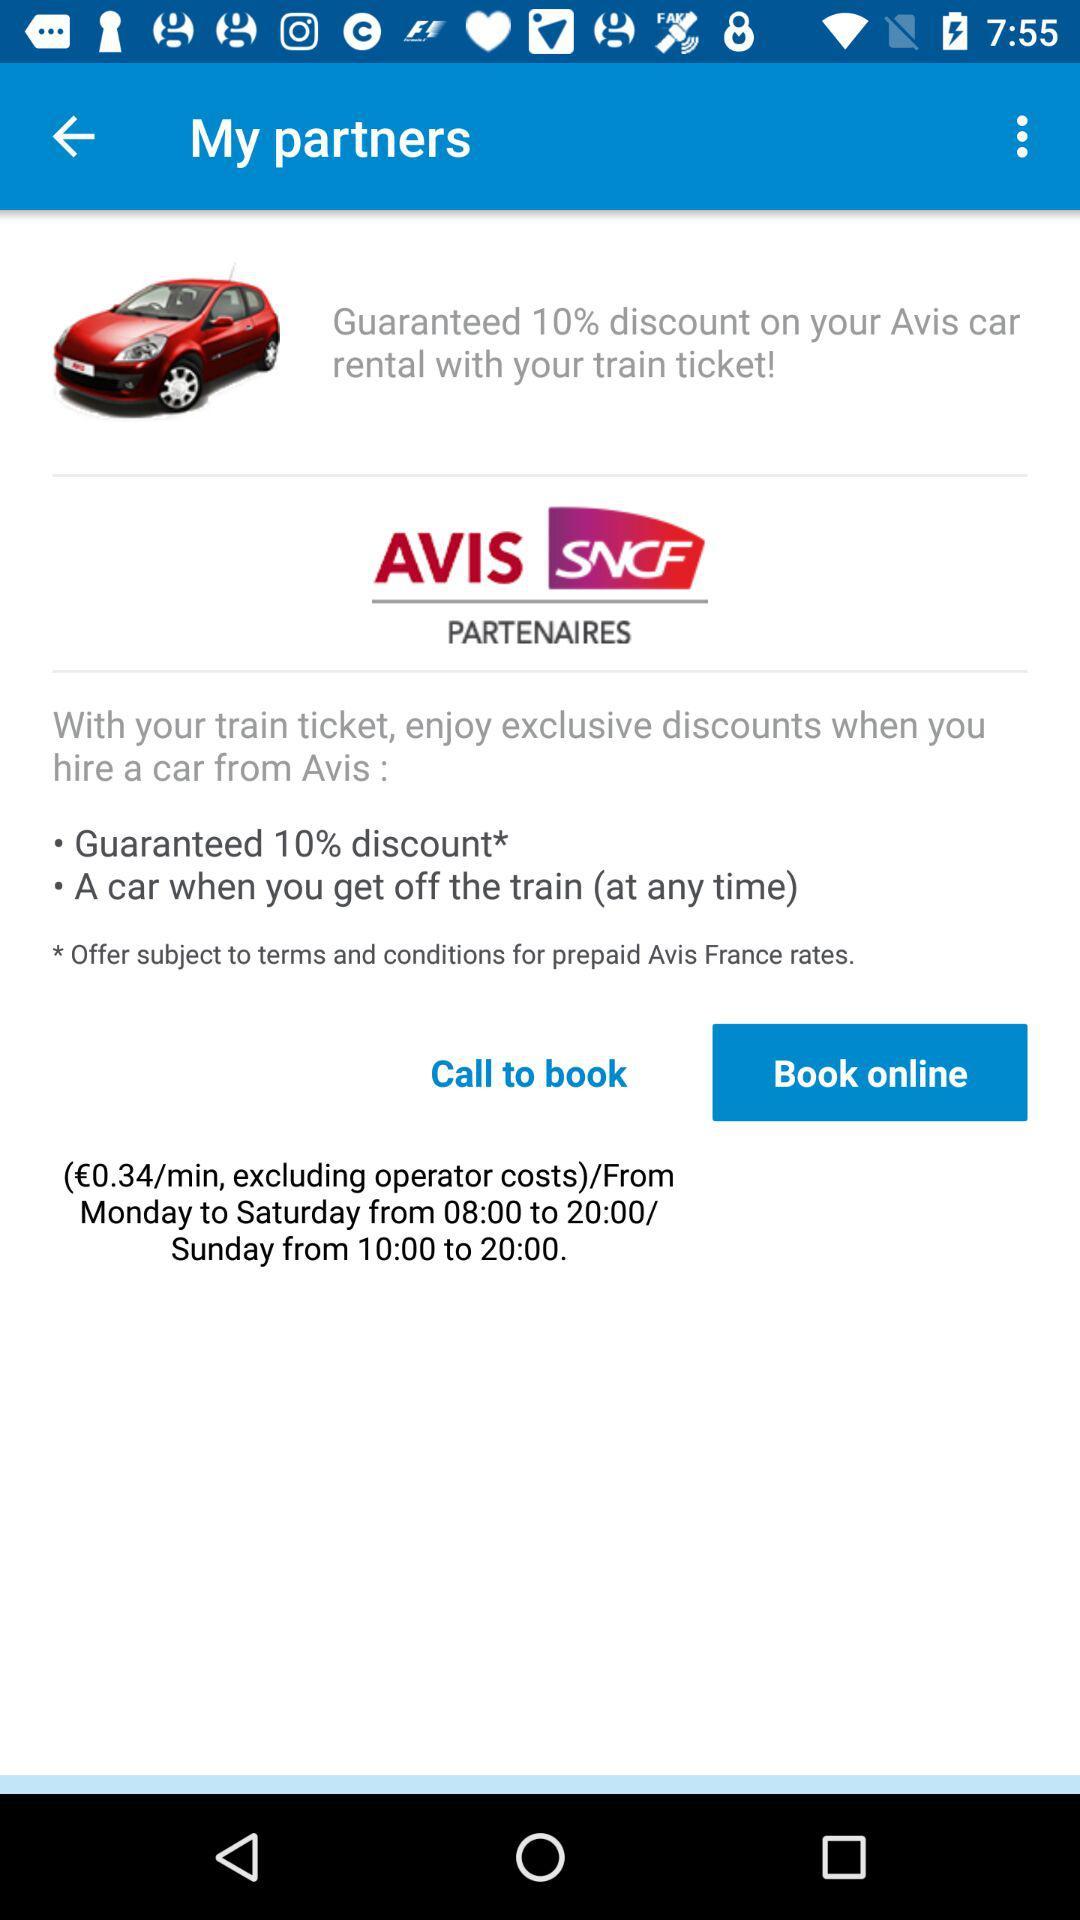  I want to click on the call to book icon, so click(527, 1071).